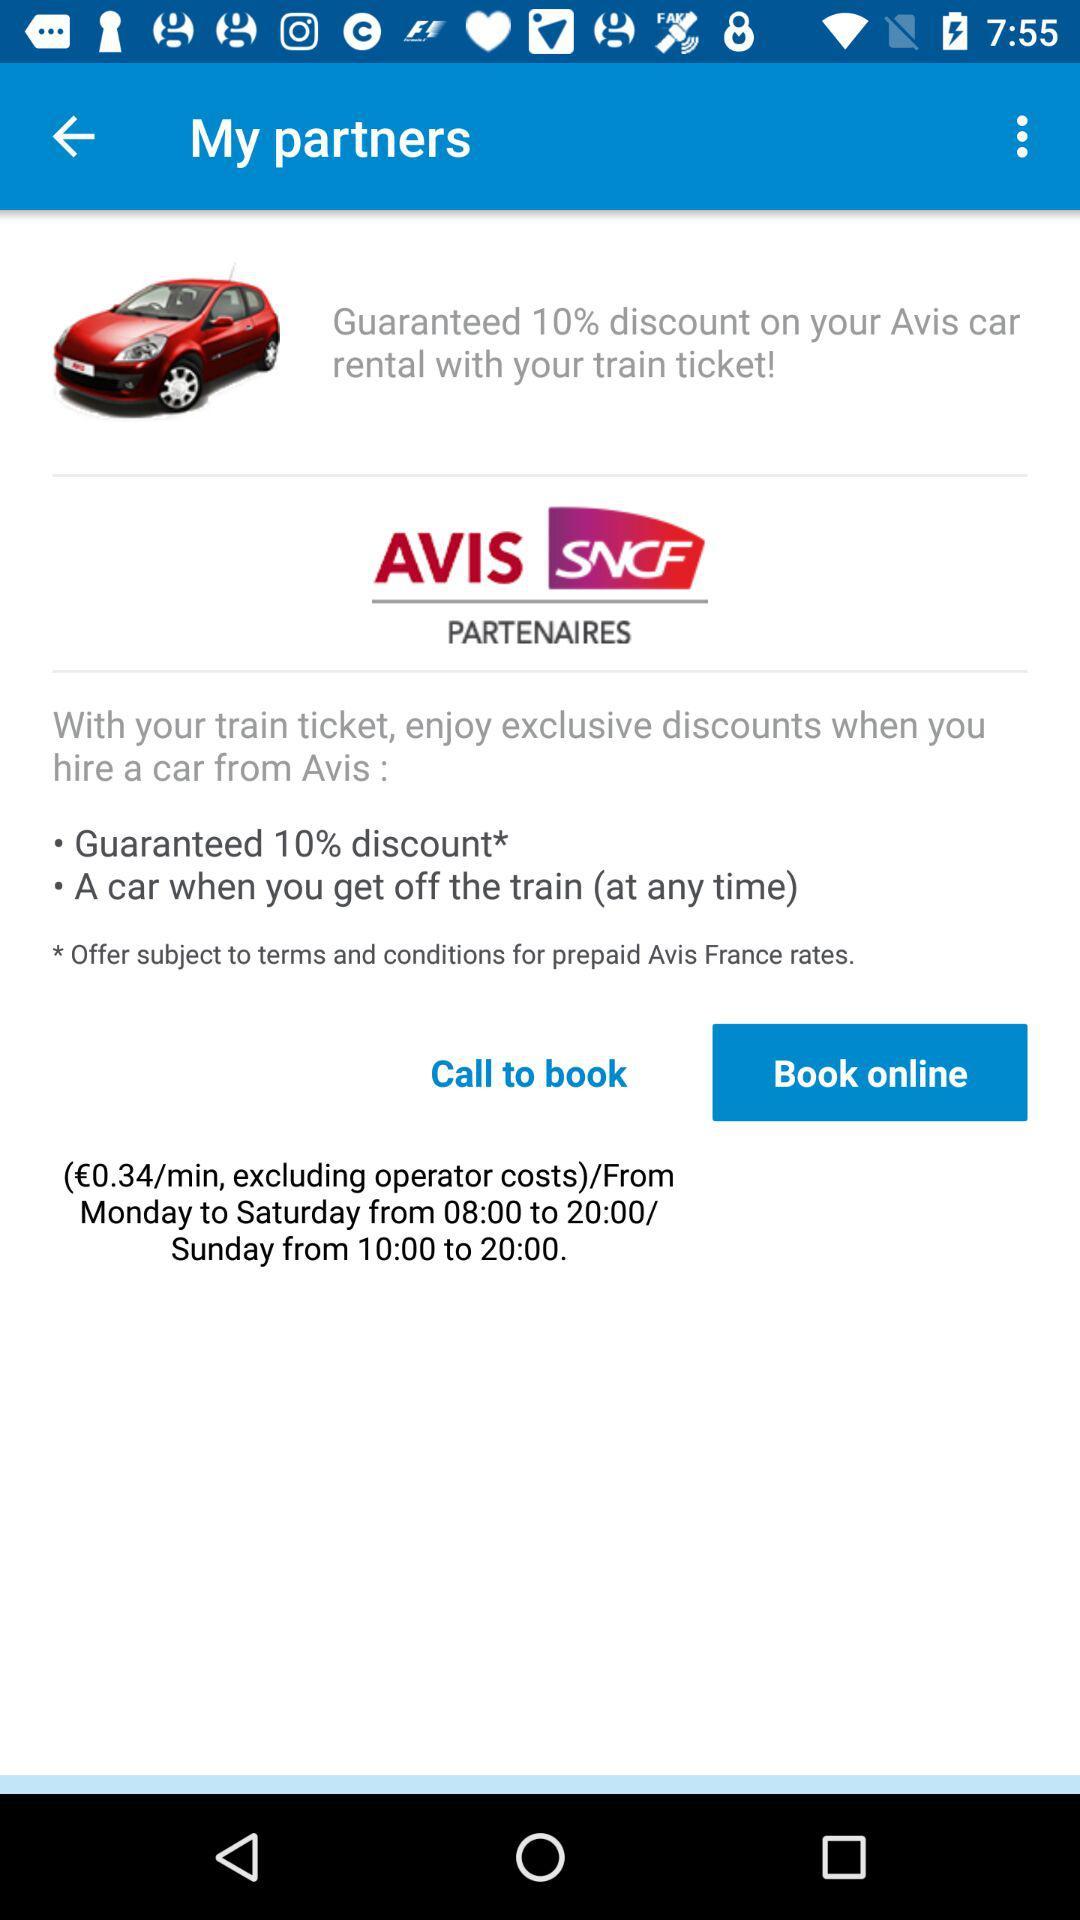  I want to click on the call to book icon, so click(527, 1071).